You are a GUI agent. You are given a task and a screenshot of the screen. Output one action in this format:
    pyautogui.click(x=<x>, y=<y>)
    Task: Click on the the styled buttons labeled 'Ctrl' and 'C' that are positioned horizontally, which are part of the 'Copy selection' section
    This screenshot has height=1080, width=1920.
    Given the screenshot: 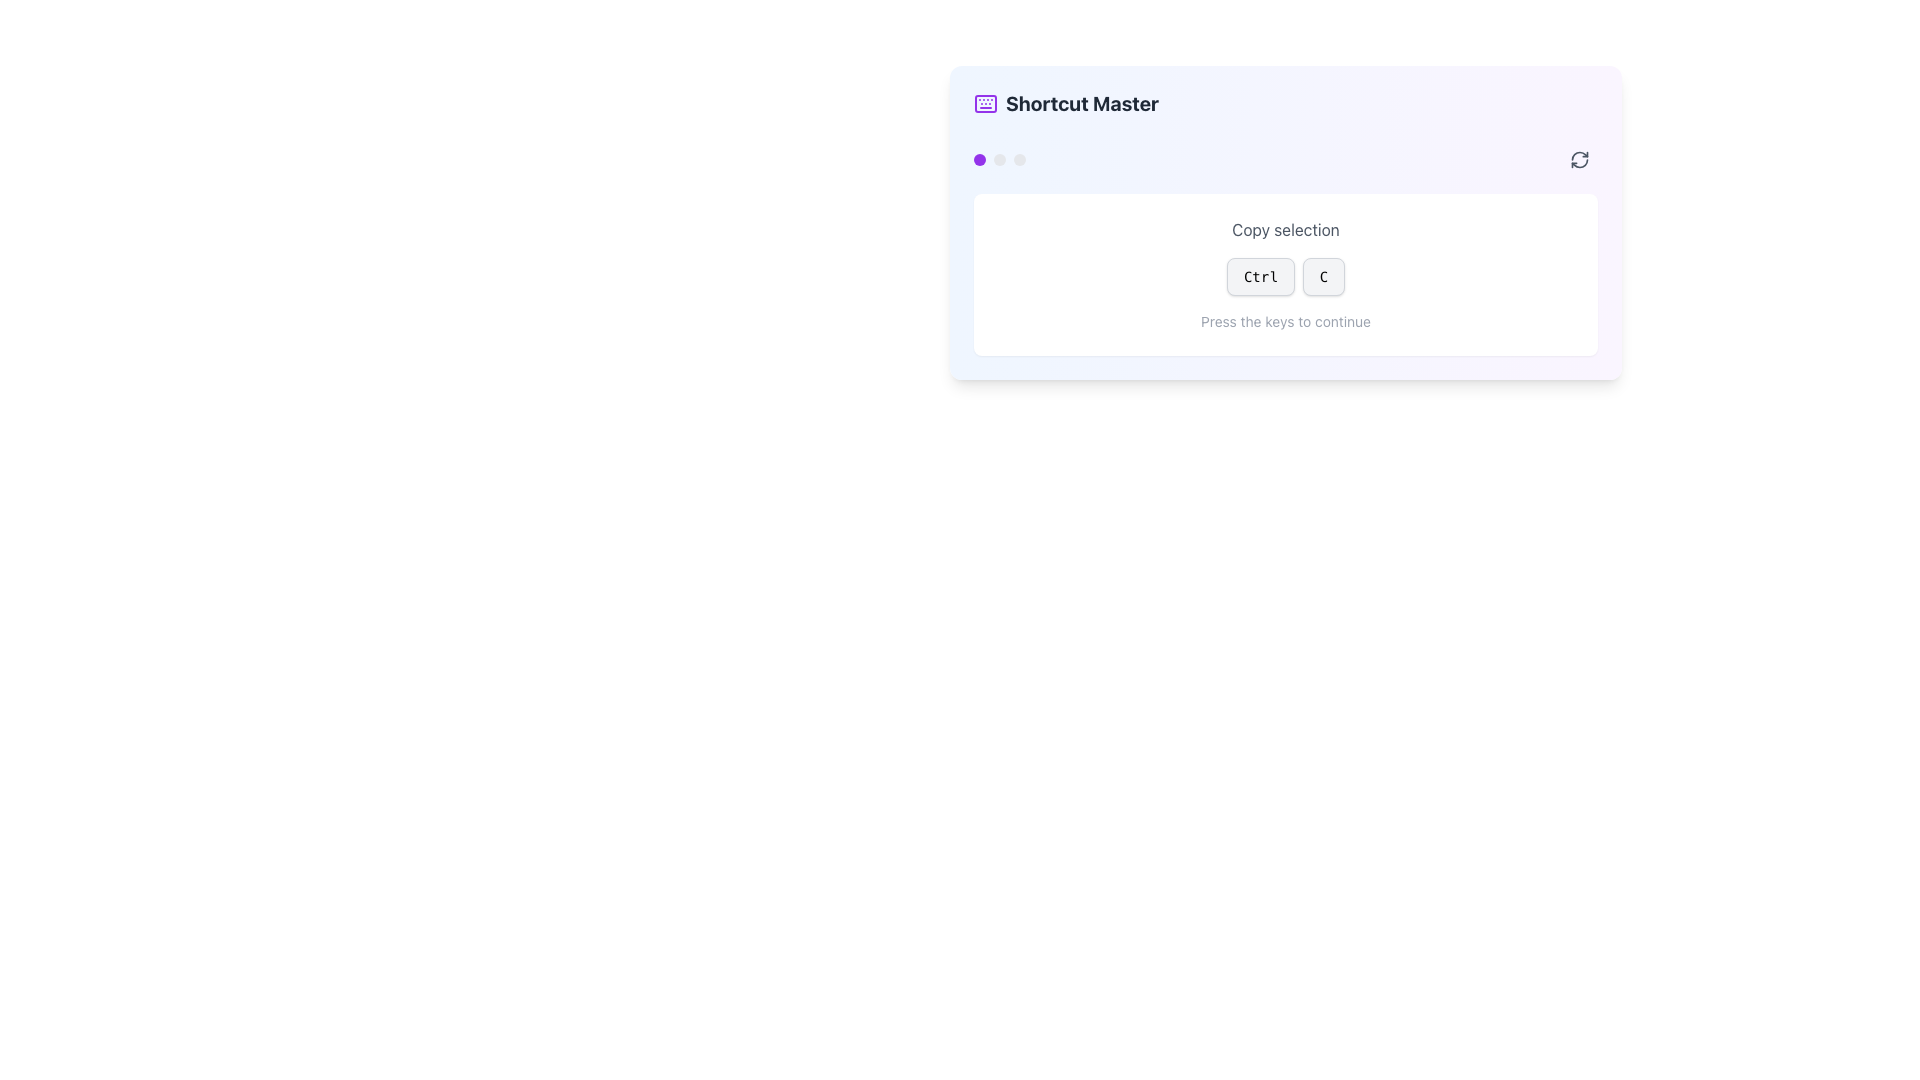 What is the action you would take?
    pyautogui.click(x=1286, y=277)
    